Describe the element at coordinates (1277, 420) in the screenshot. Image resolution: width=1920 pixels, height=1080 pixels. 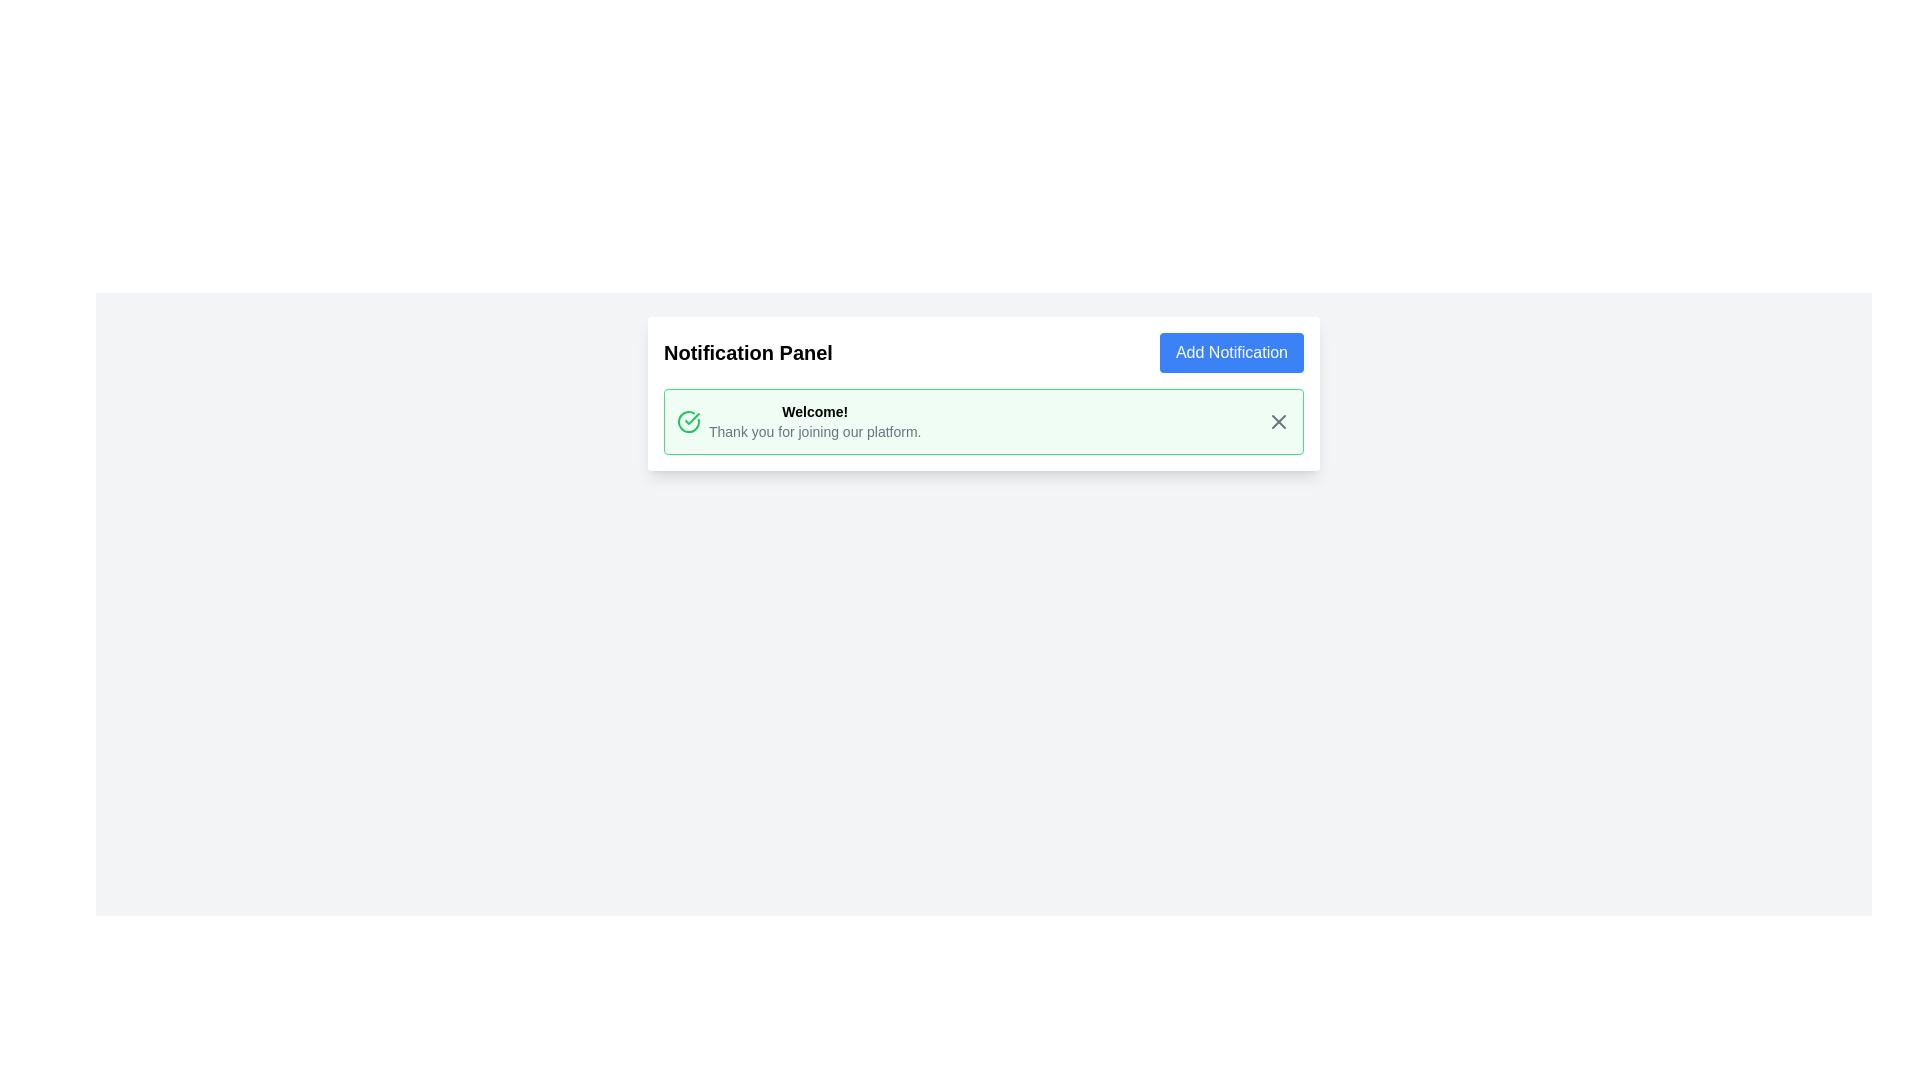
I see `the dismiss button (cross icon) located at the top-right corner of the 'Welcome!' notification card` at that location.